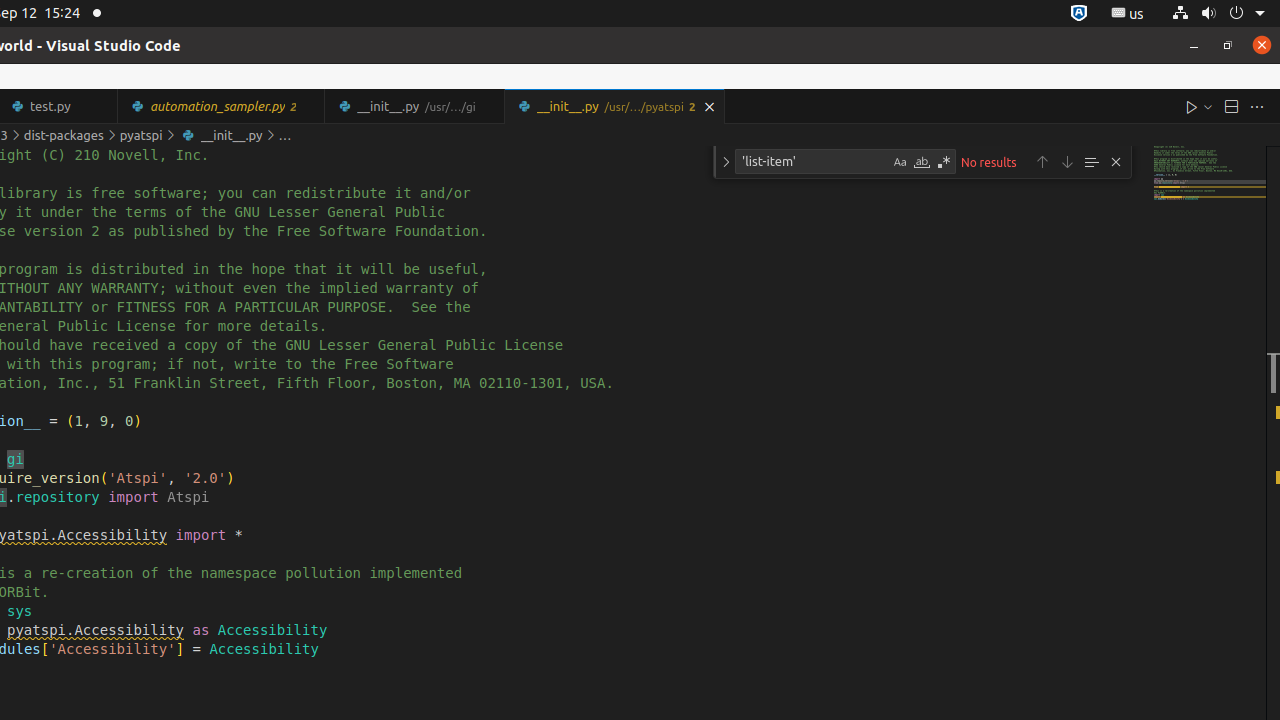 This screenshot has width=1280, height=720. Describe the element at coordinates (221, 106) in the screenshot. I see `'automation_sampler.py, preview'` at that location.